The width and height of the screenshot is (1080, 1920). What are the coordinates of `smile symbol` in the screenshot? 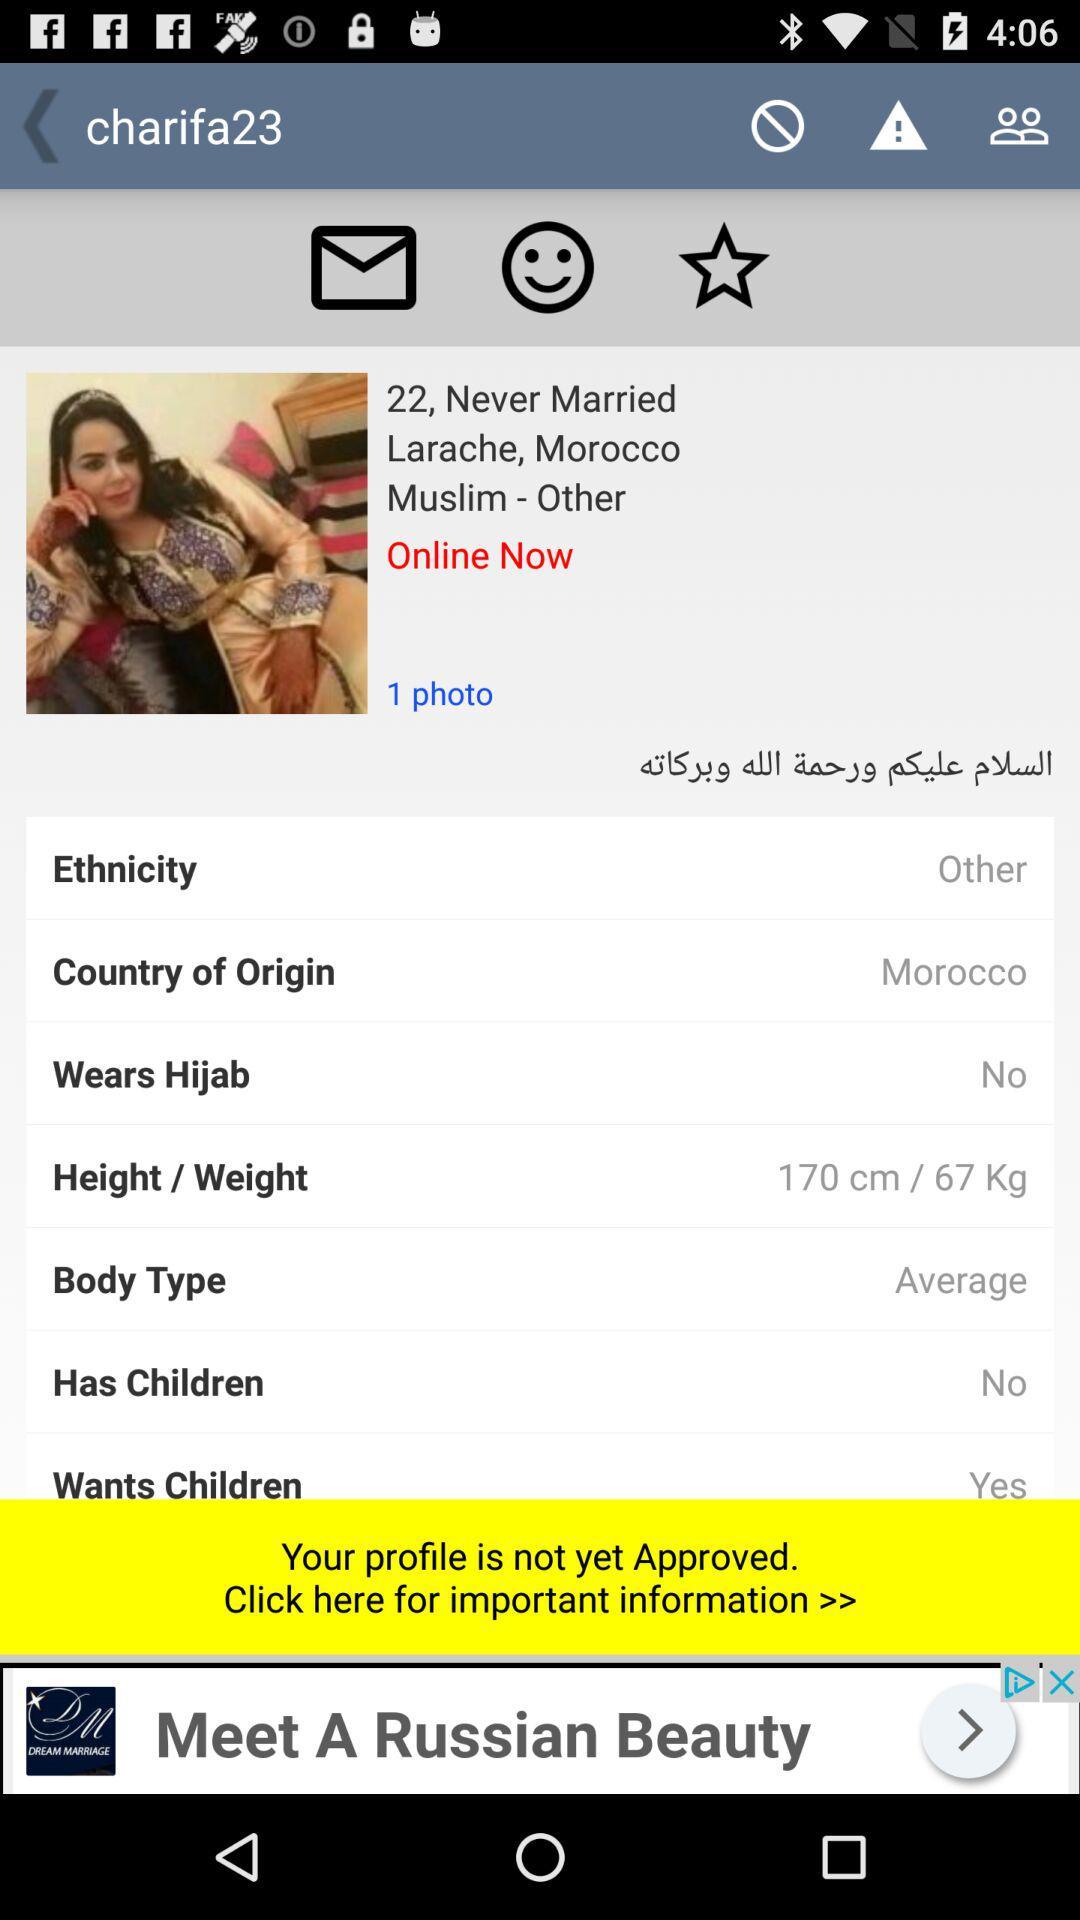 It's located at (547, 266).